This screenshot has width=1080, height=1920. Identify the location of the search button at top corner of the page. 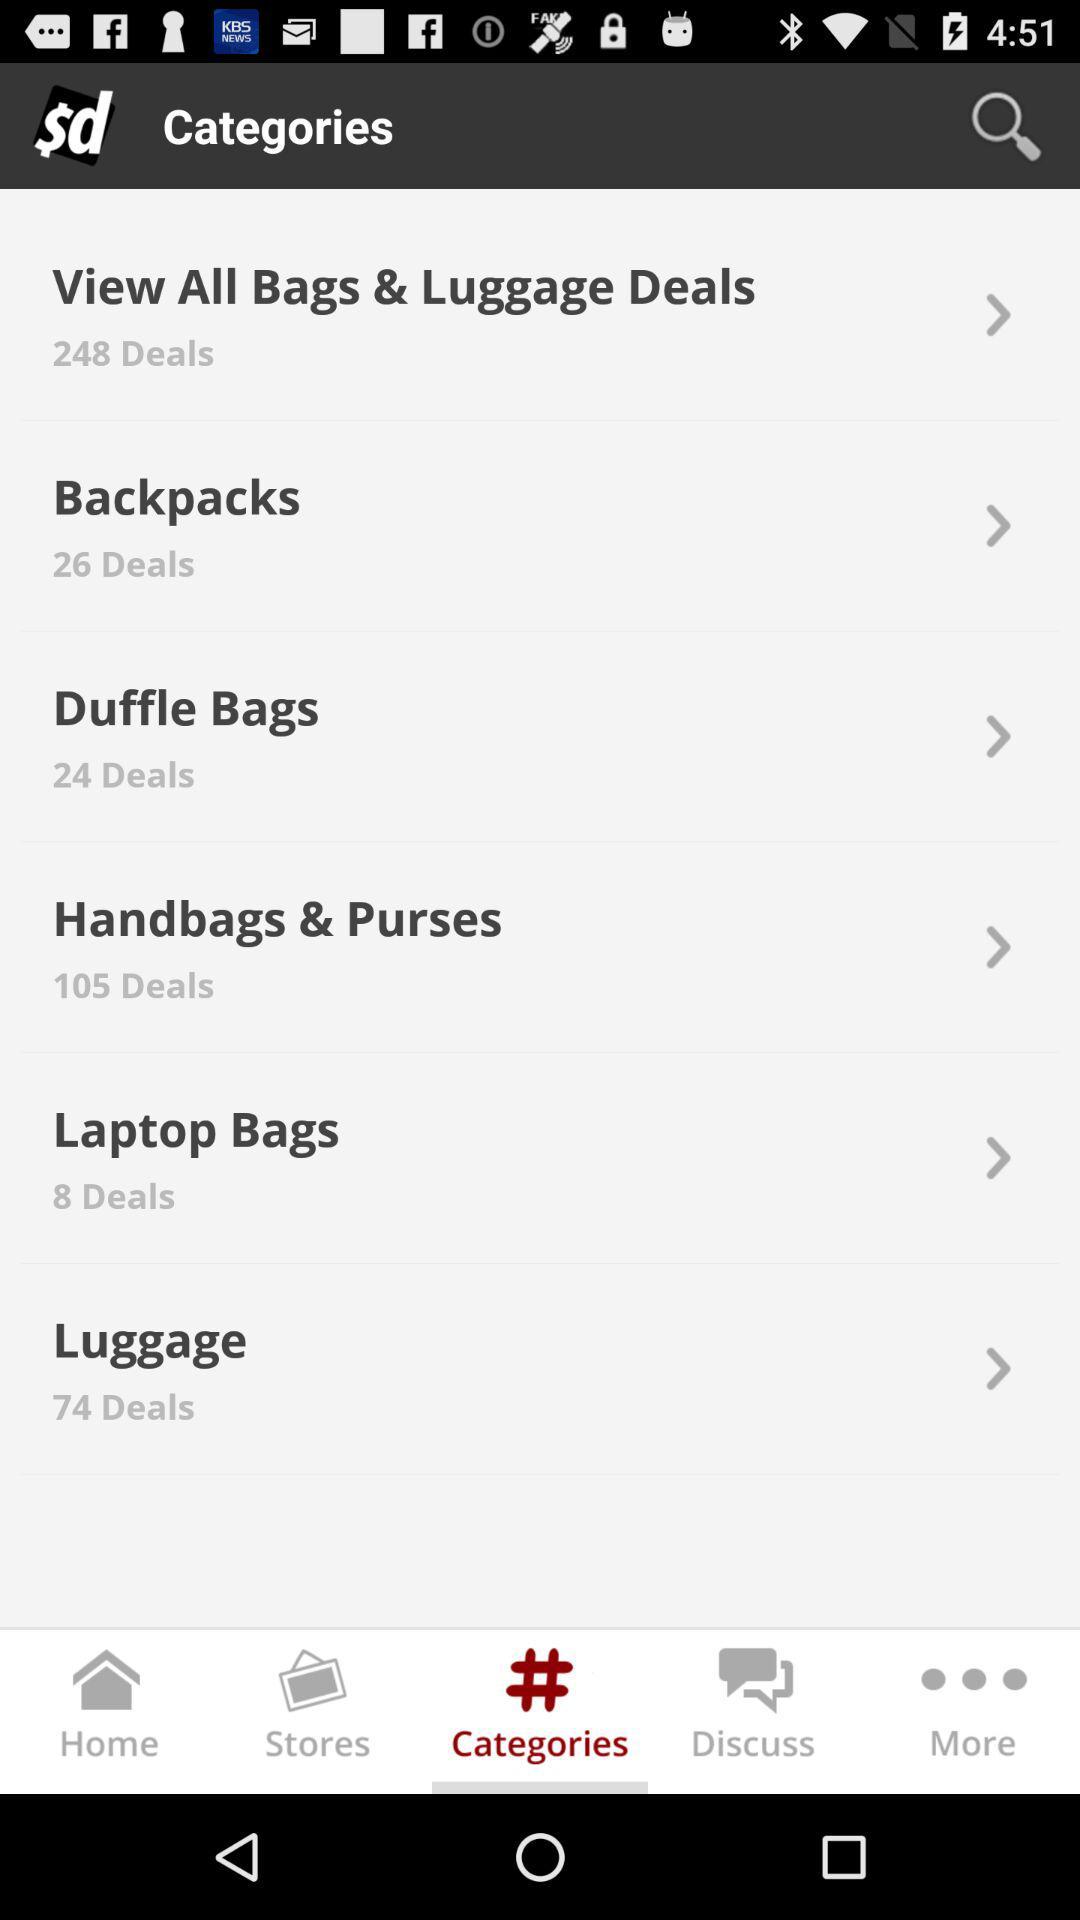
(1006, 124).